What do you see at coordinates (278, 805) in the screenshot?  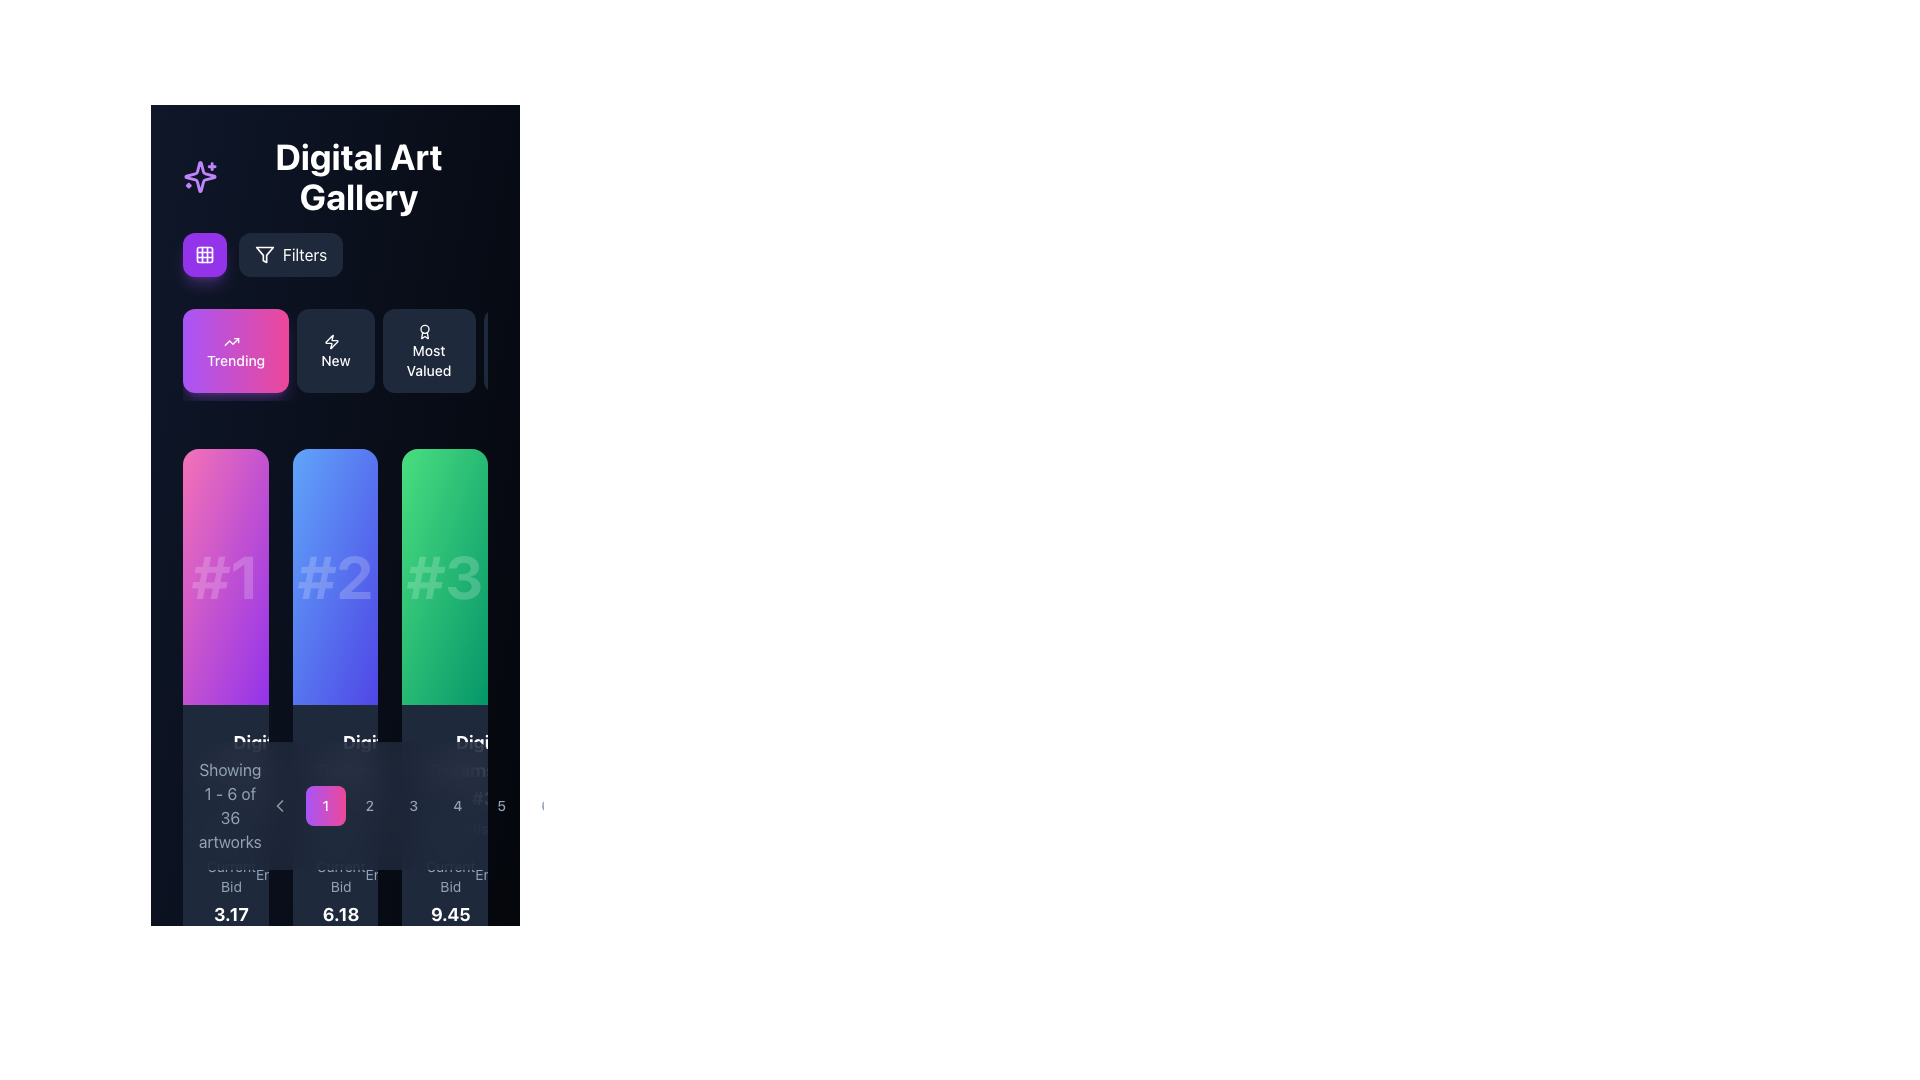 I see `the pagination button containing the SVG arrow icon to observe the hover effect` at bounding box center [278, 805].